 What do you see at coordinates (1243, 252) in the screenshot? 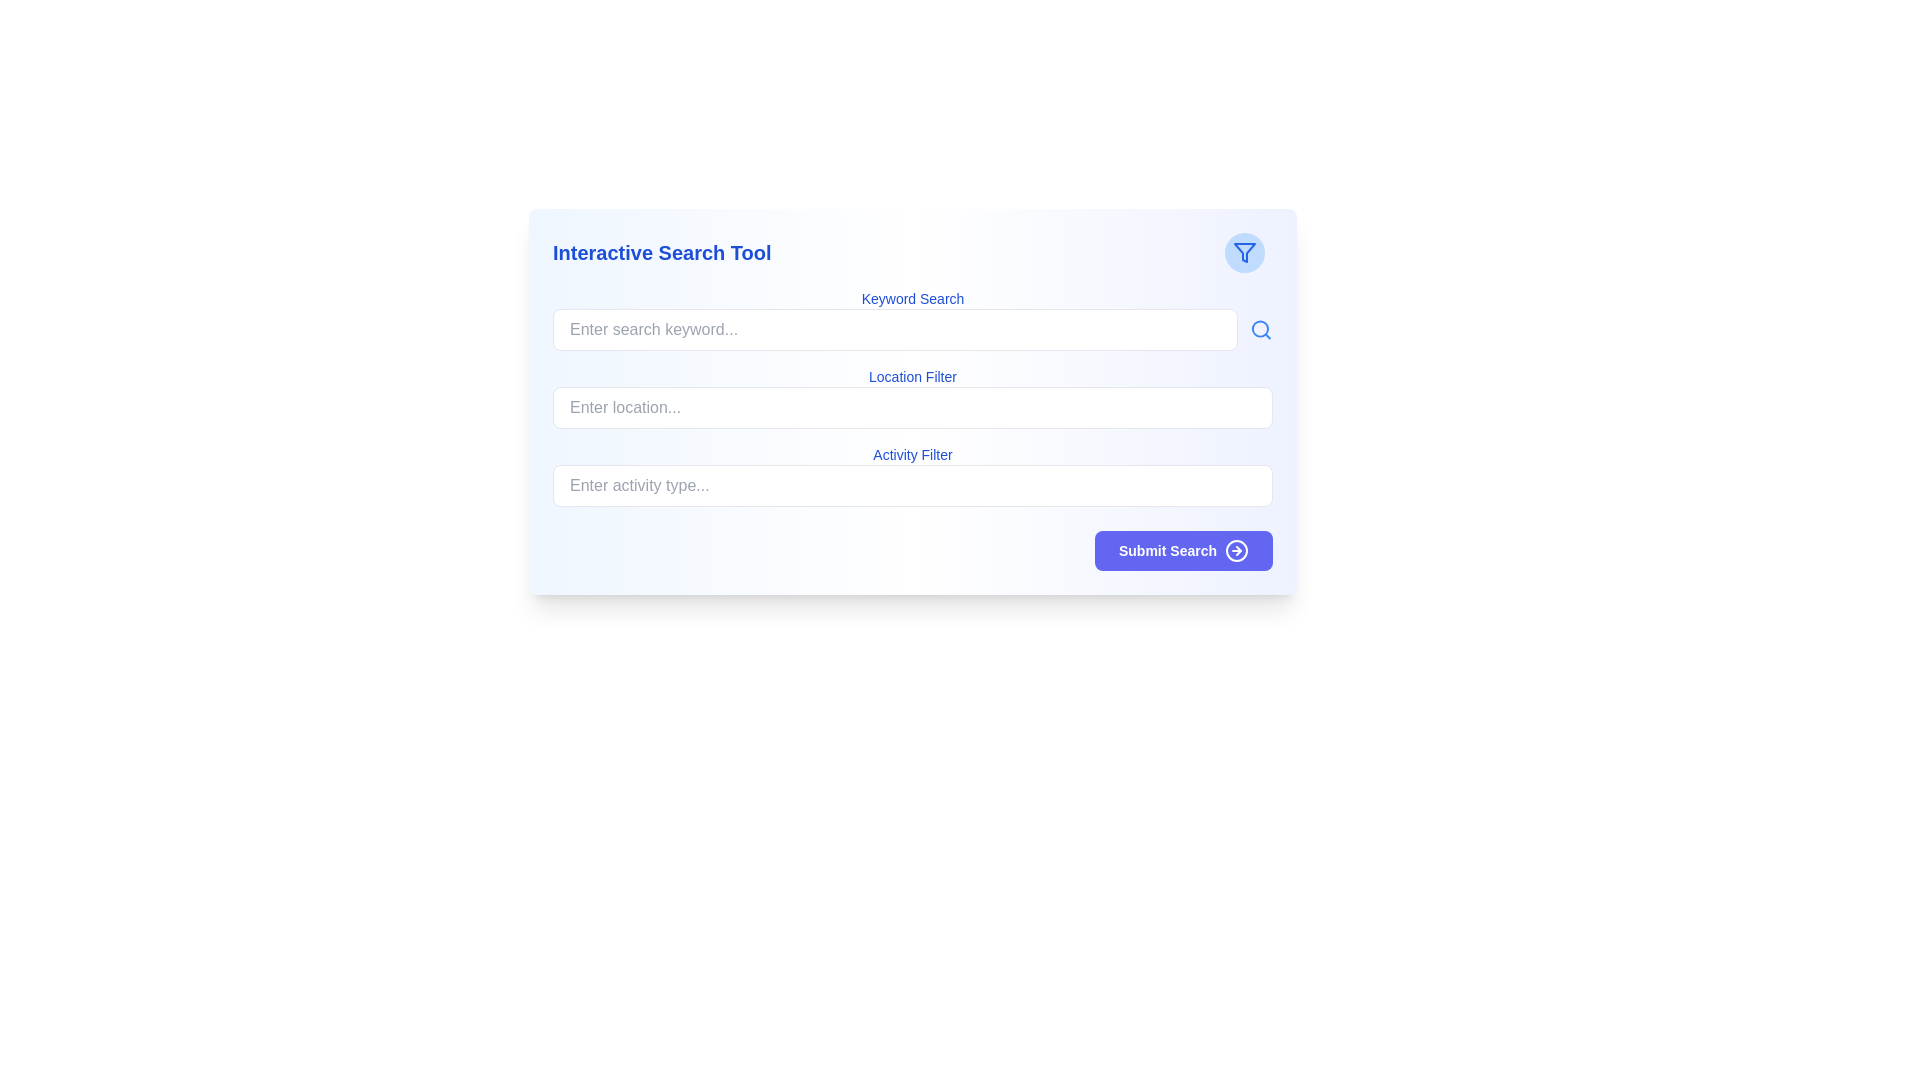
I see `the filter toggle icon located in the top right corner of the interface` at bounding box center [1243, 252].